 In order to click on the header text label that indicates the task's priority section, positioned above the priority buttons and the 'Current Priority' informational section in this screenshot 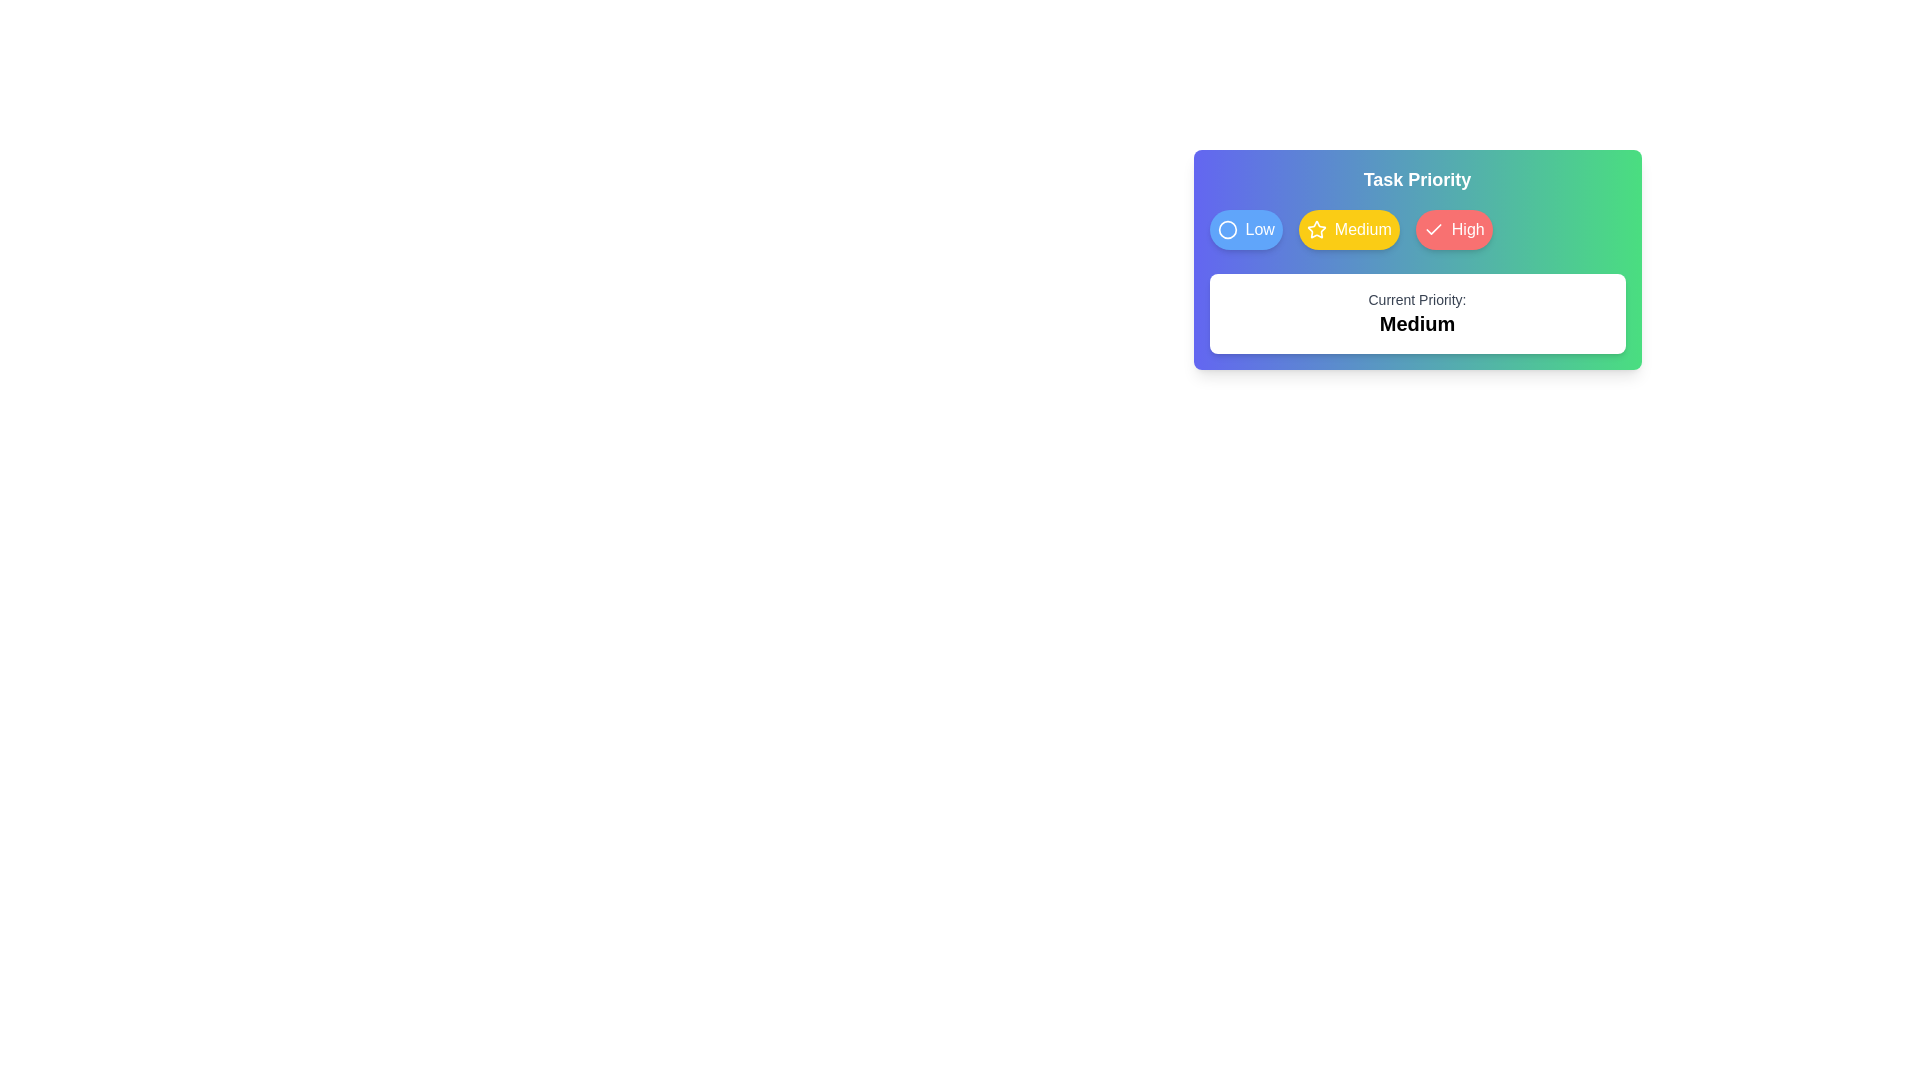, I will do `click(1416, 180)`.